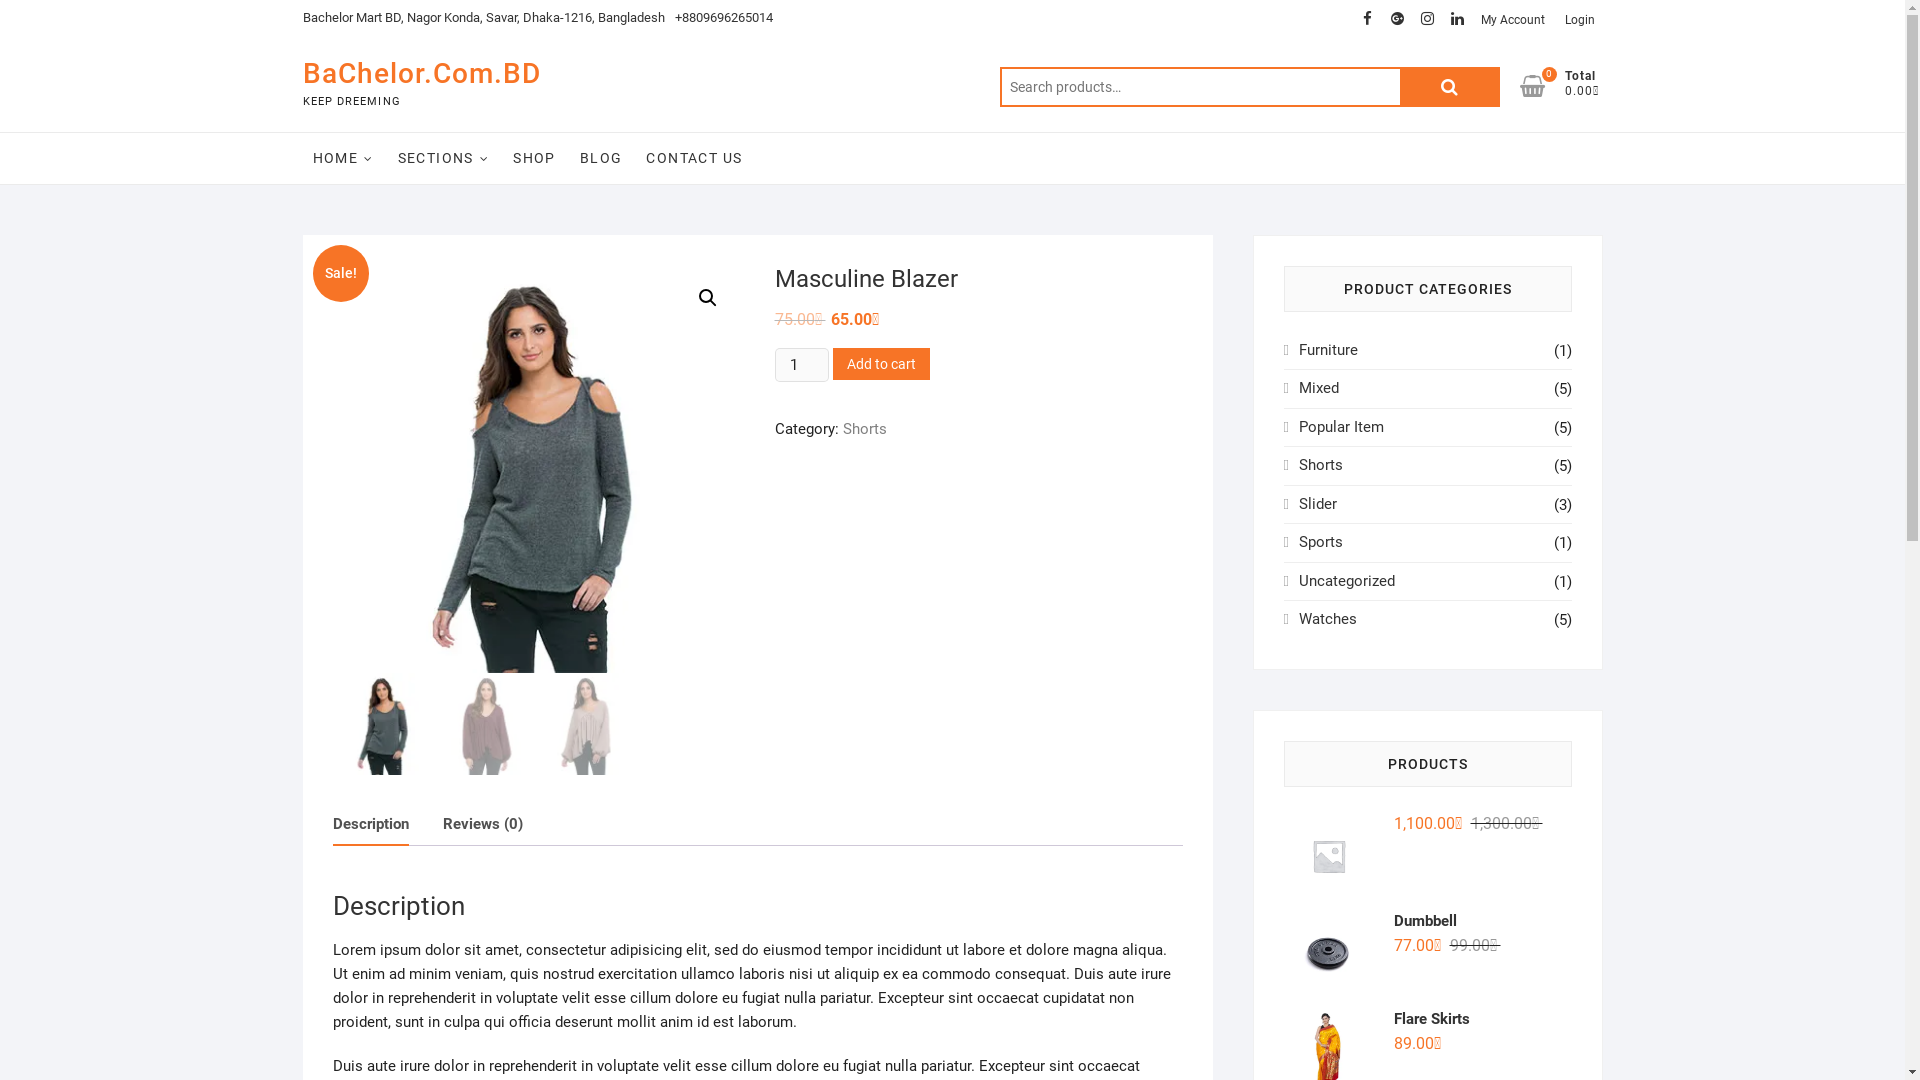 The width and height of the screenshot is (1920, 1080). What do you see at coordinates (388, 157) in the screenshot?
I see `'SECTIONS'` at bounding box center [388, 157].